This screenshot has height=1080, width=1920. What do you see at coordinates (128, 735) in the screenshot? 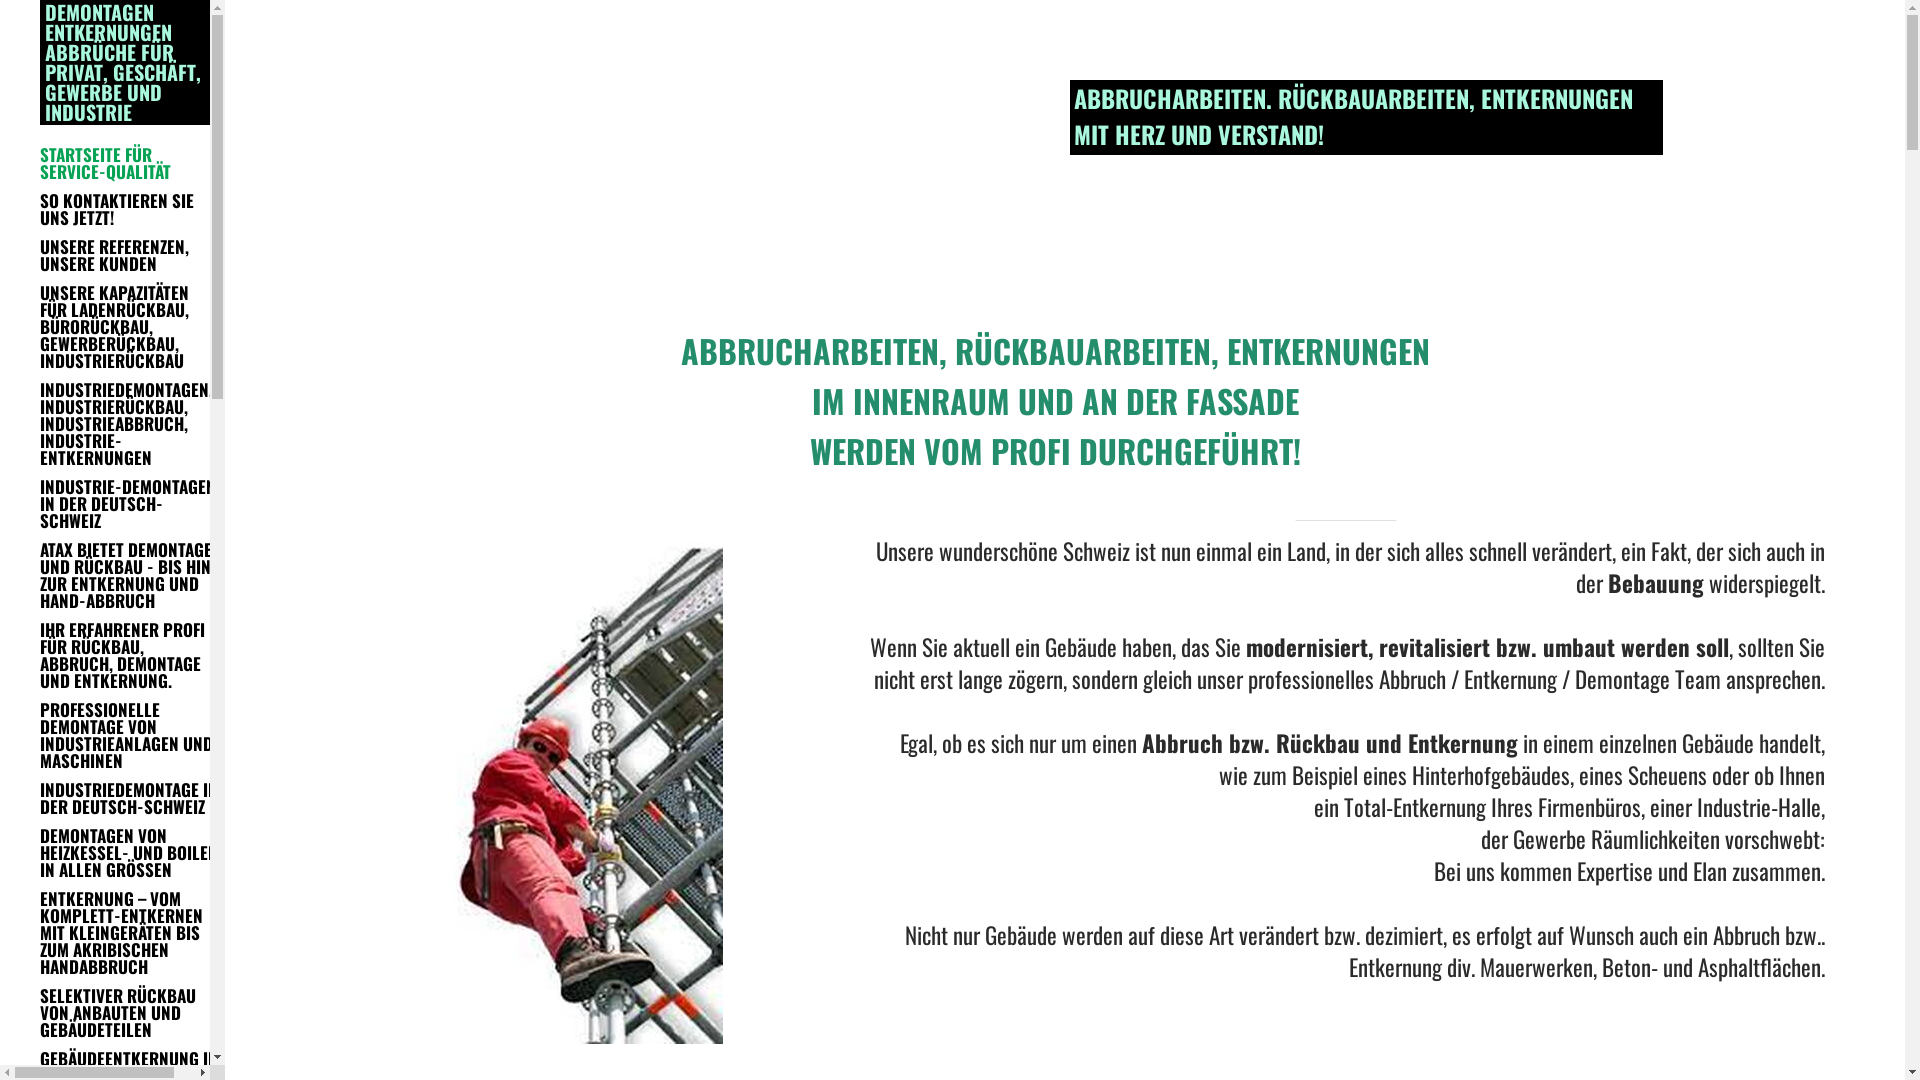
I see `'PROFESSIONELLE DEMONTAGE VON INDUSTRIEANLAGEN UND MASCHINEN'` at bounding box center [128, 735].